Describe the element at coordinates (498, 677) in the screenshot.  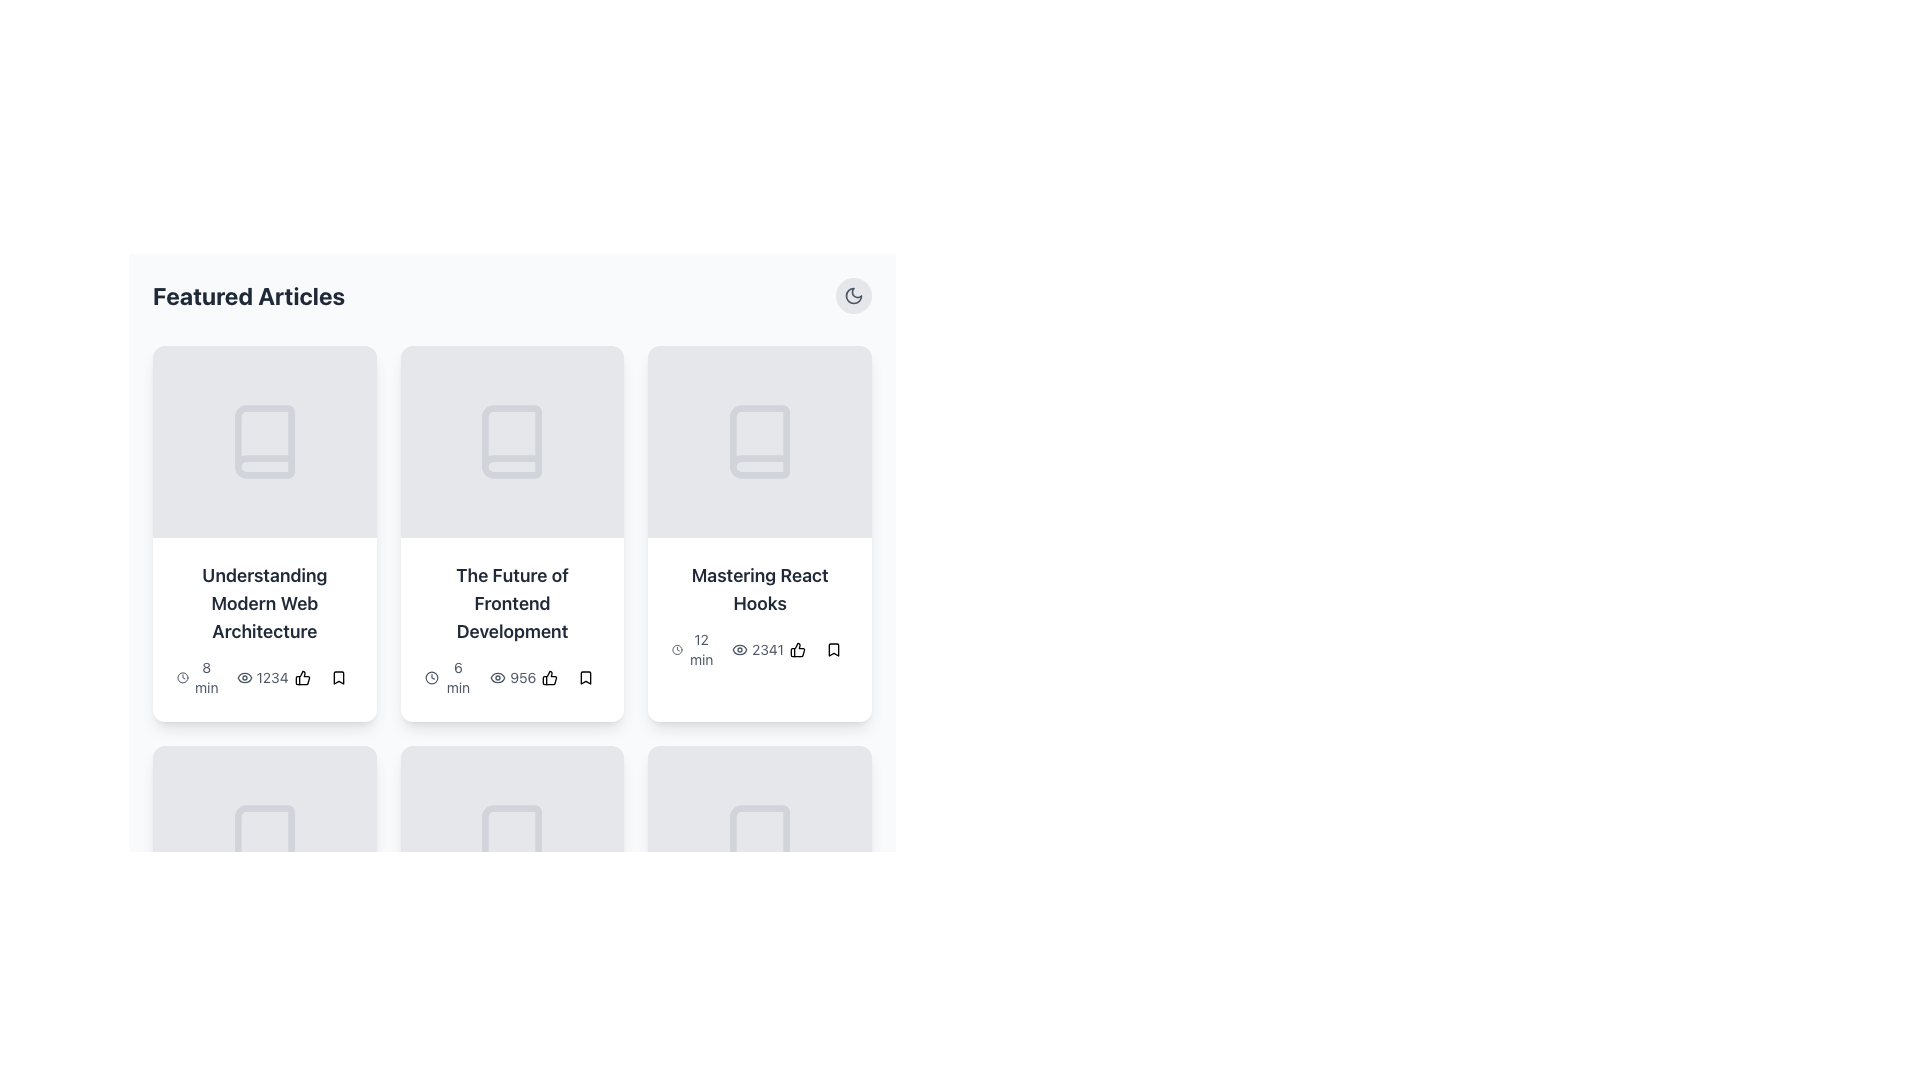
I see `the icon representing visibility or view count located under the title 'The Future of Frontend Development', to the left of the numeric display '956'` at that location.